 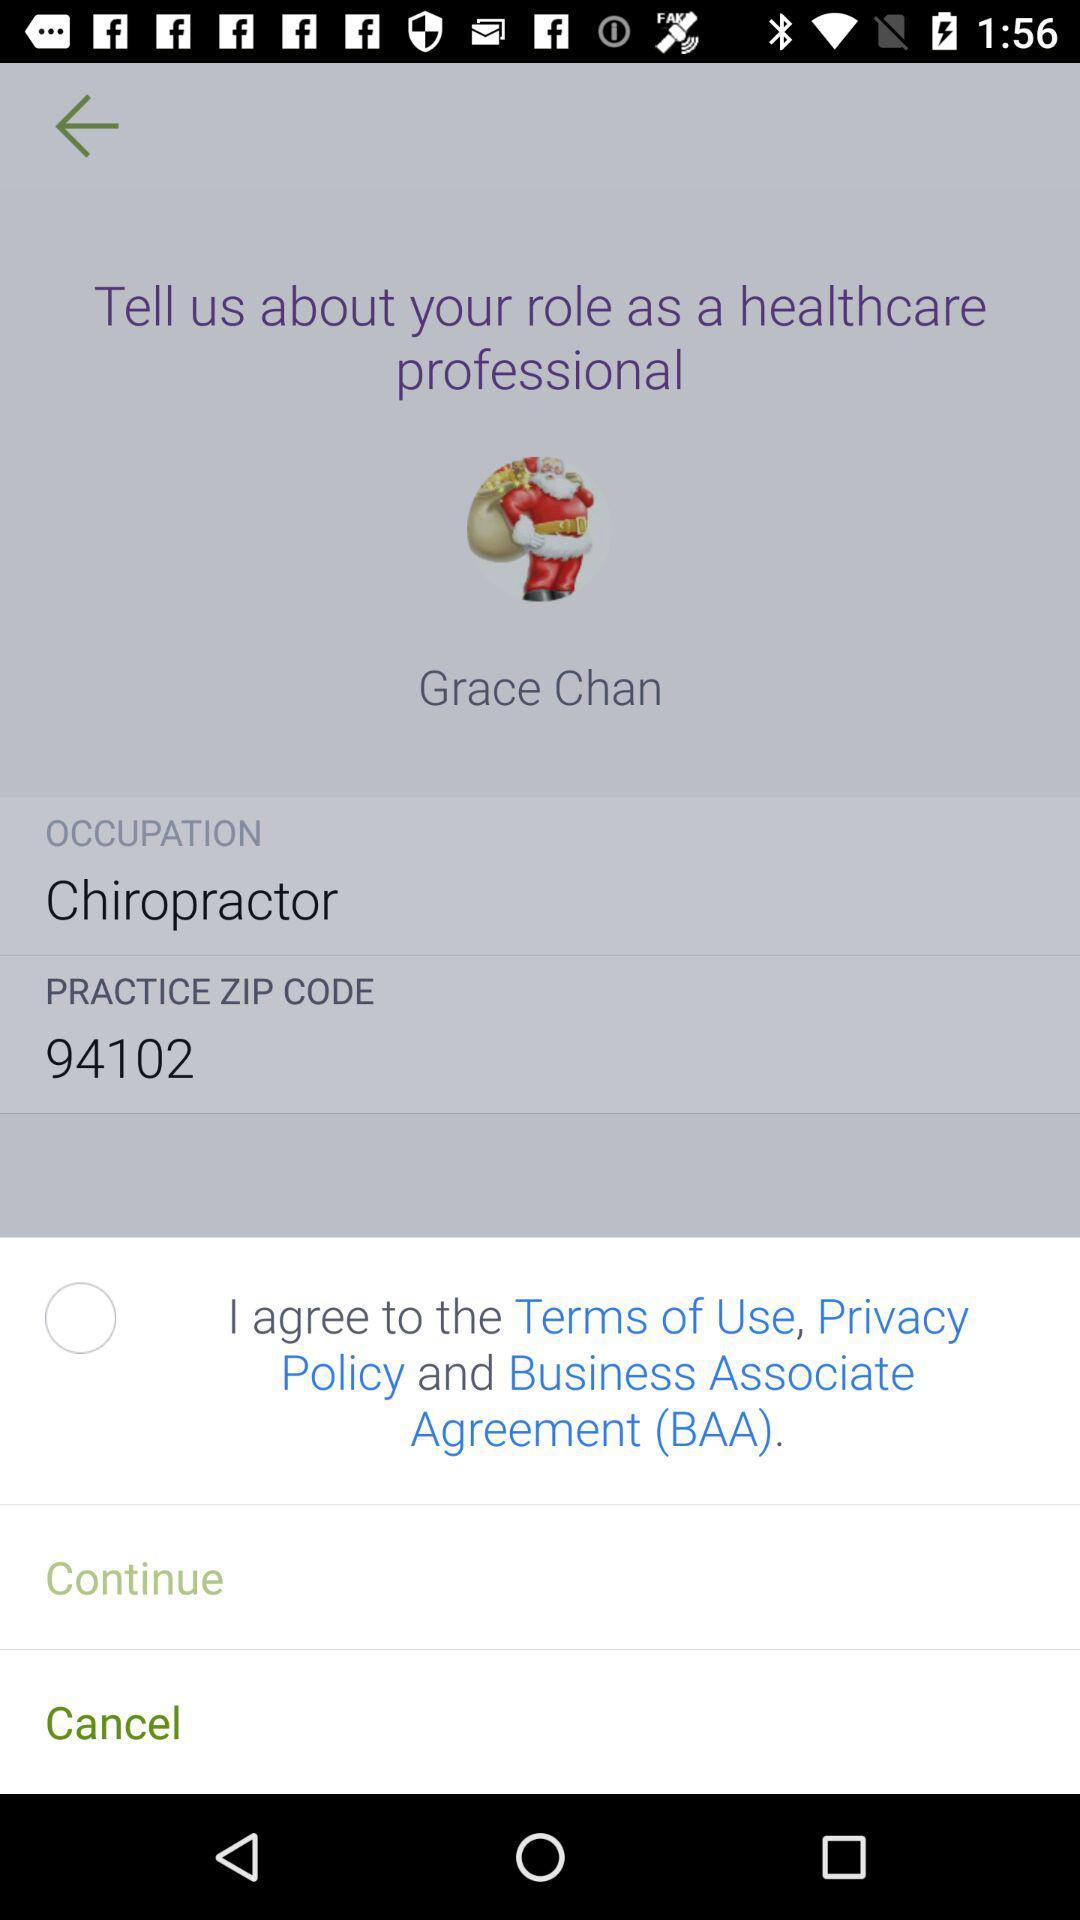 What do you see at coordinates (103, 1318) in the screenshot?
I see `accept terms and conditions` at bounding box center [103, 1318].